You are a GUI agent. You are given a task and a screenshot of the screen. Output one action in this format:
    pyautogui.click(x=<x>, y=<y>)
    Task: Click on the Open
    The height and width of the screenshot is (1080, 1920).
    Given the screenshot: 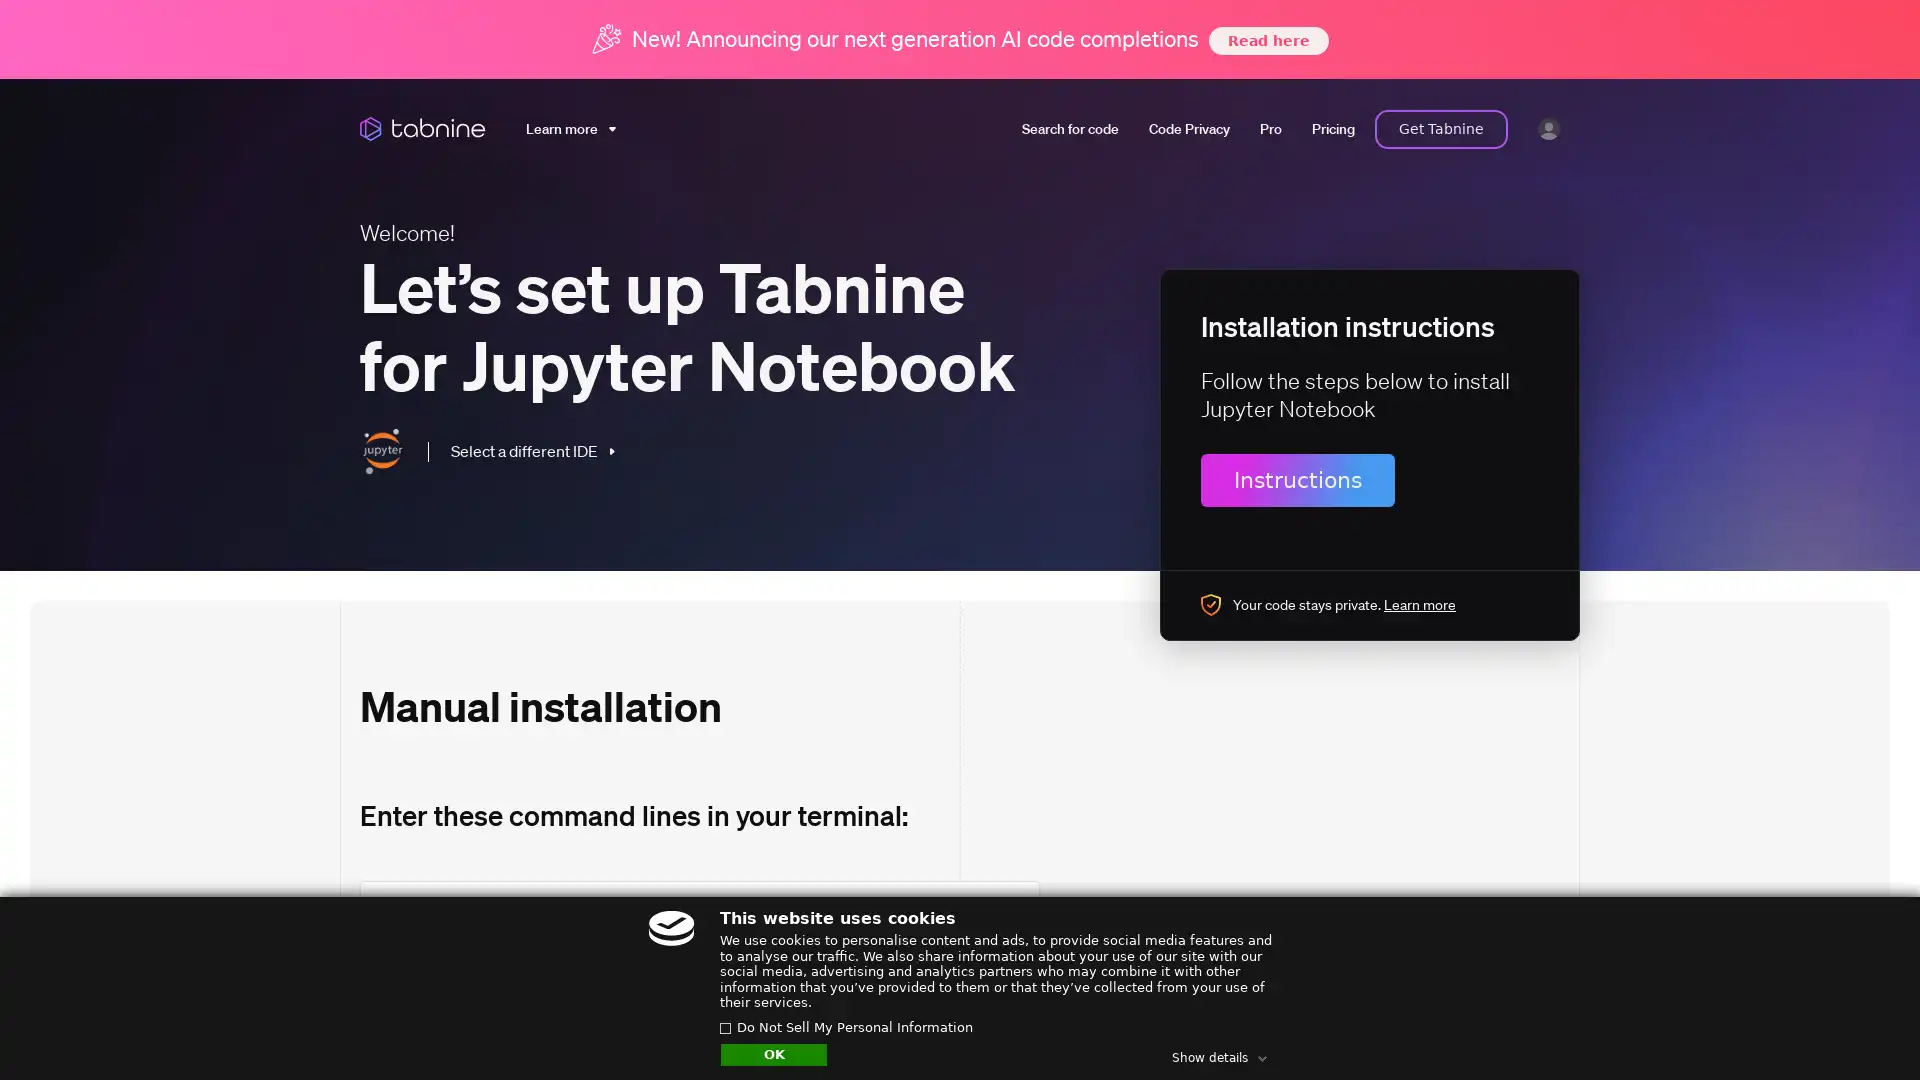 What is the action you would take?
    pyautogui.click(x=1860, y=1026)
    